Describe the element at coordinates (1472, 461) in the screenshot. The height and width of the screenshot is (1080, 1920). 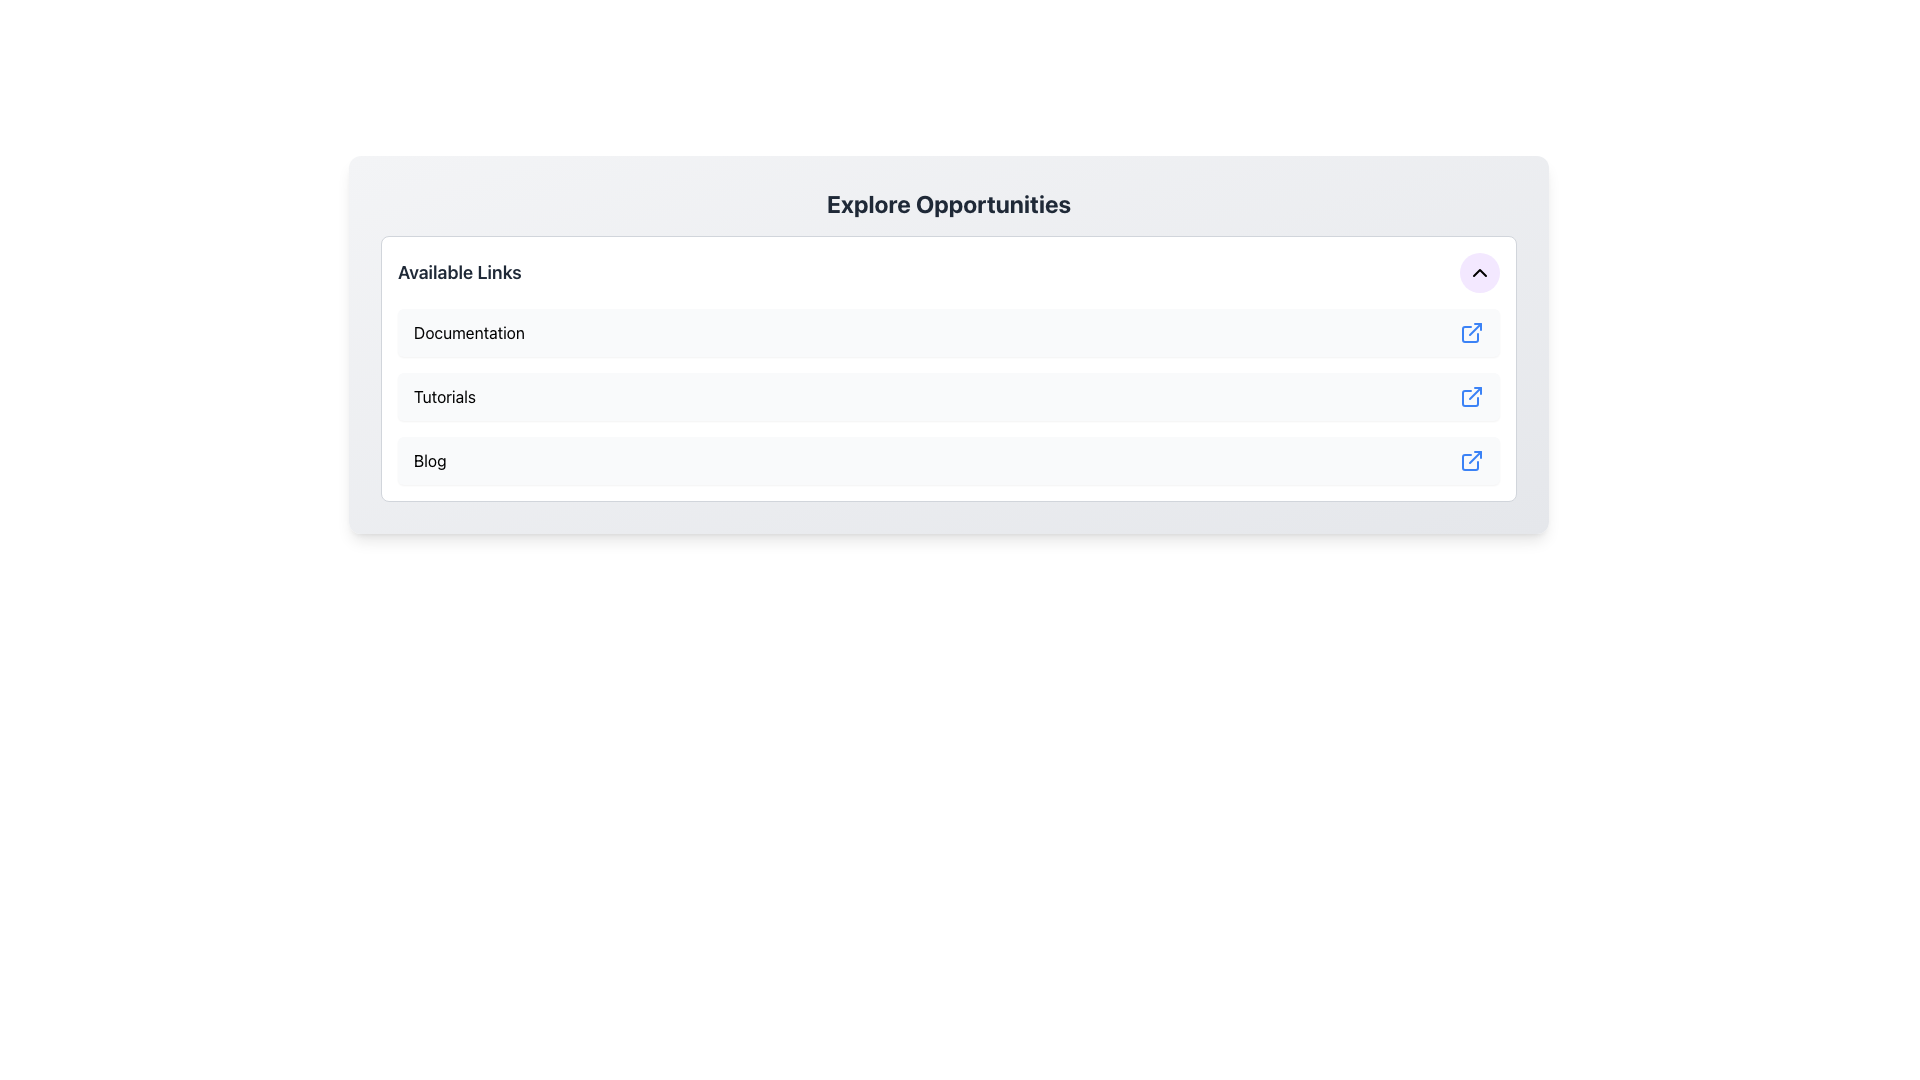
I see `the link icon located to the right of the 'Blog' text label` at that location.